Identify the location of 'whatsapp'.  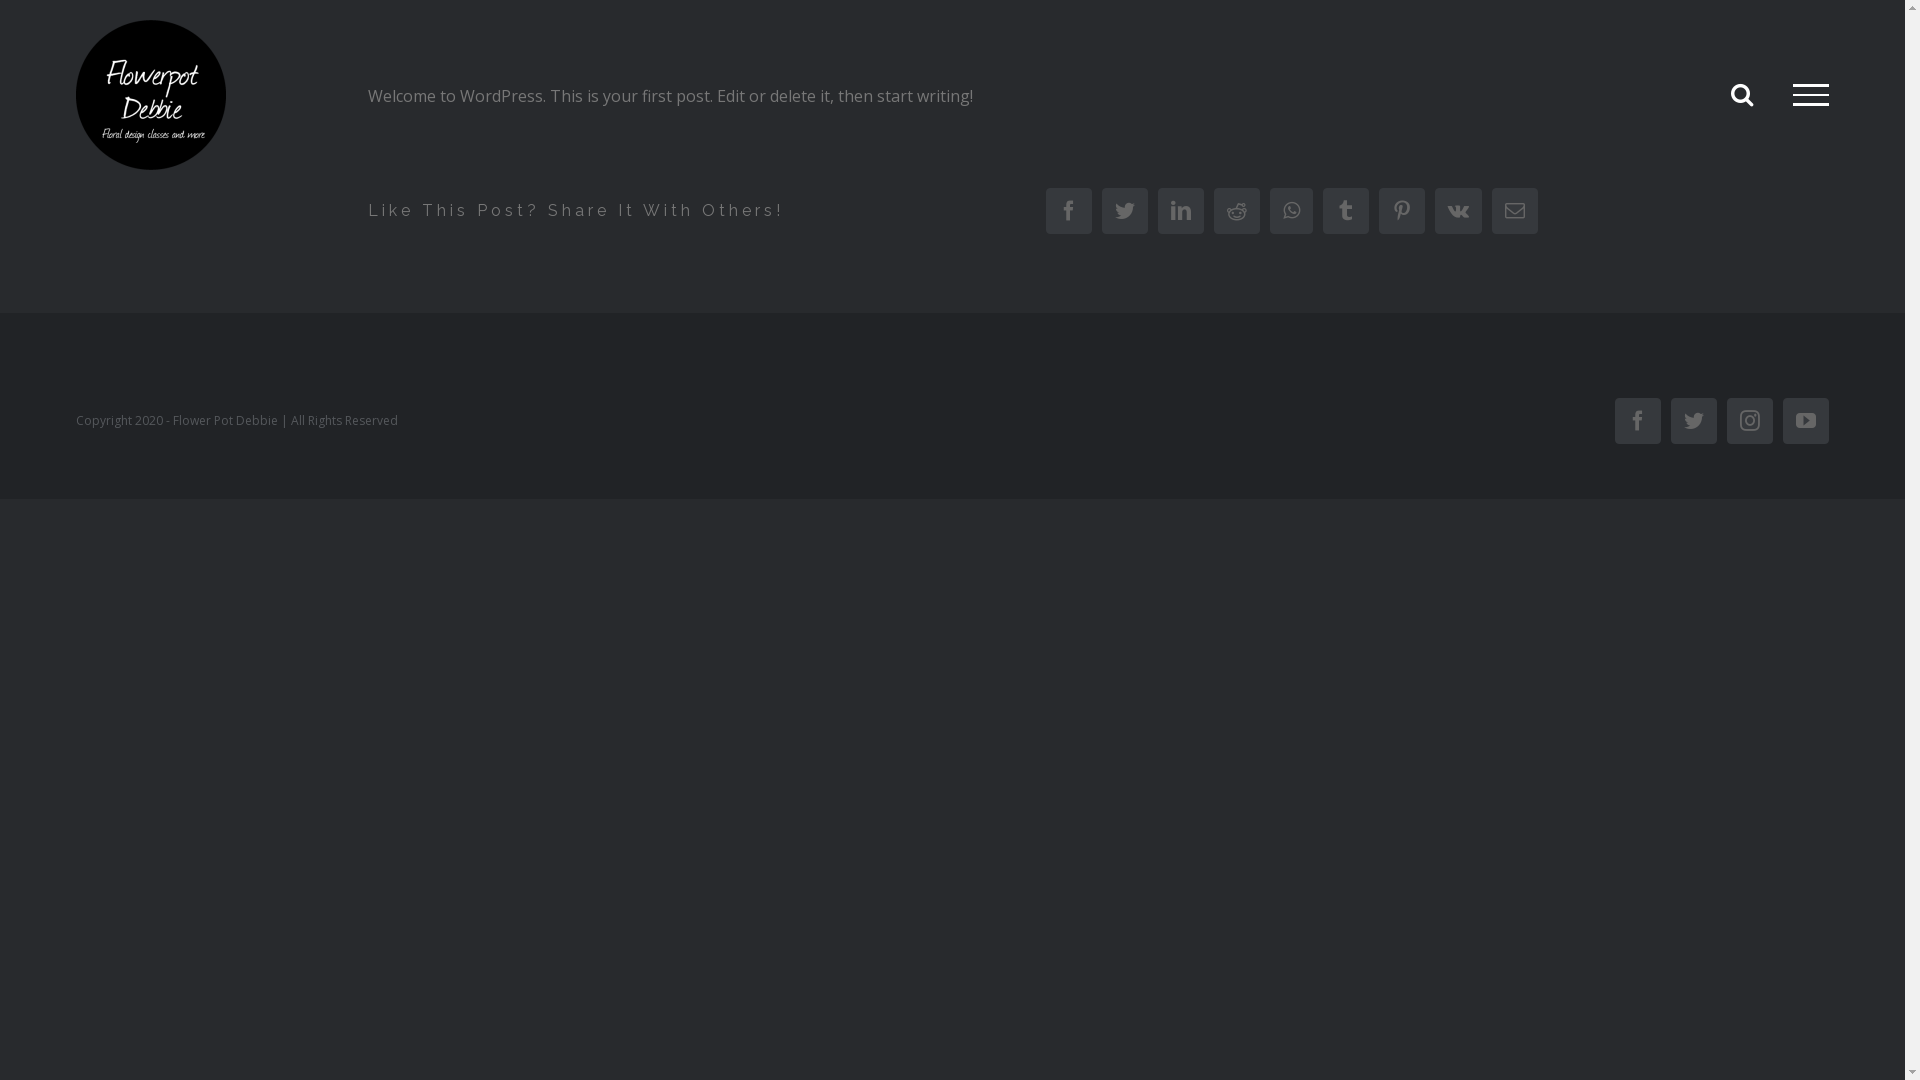
(1291, 211).